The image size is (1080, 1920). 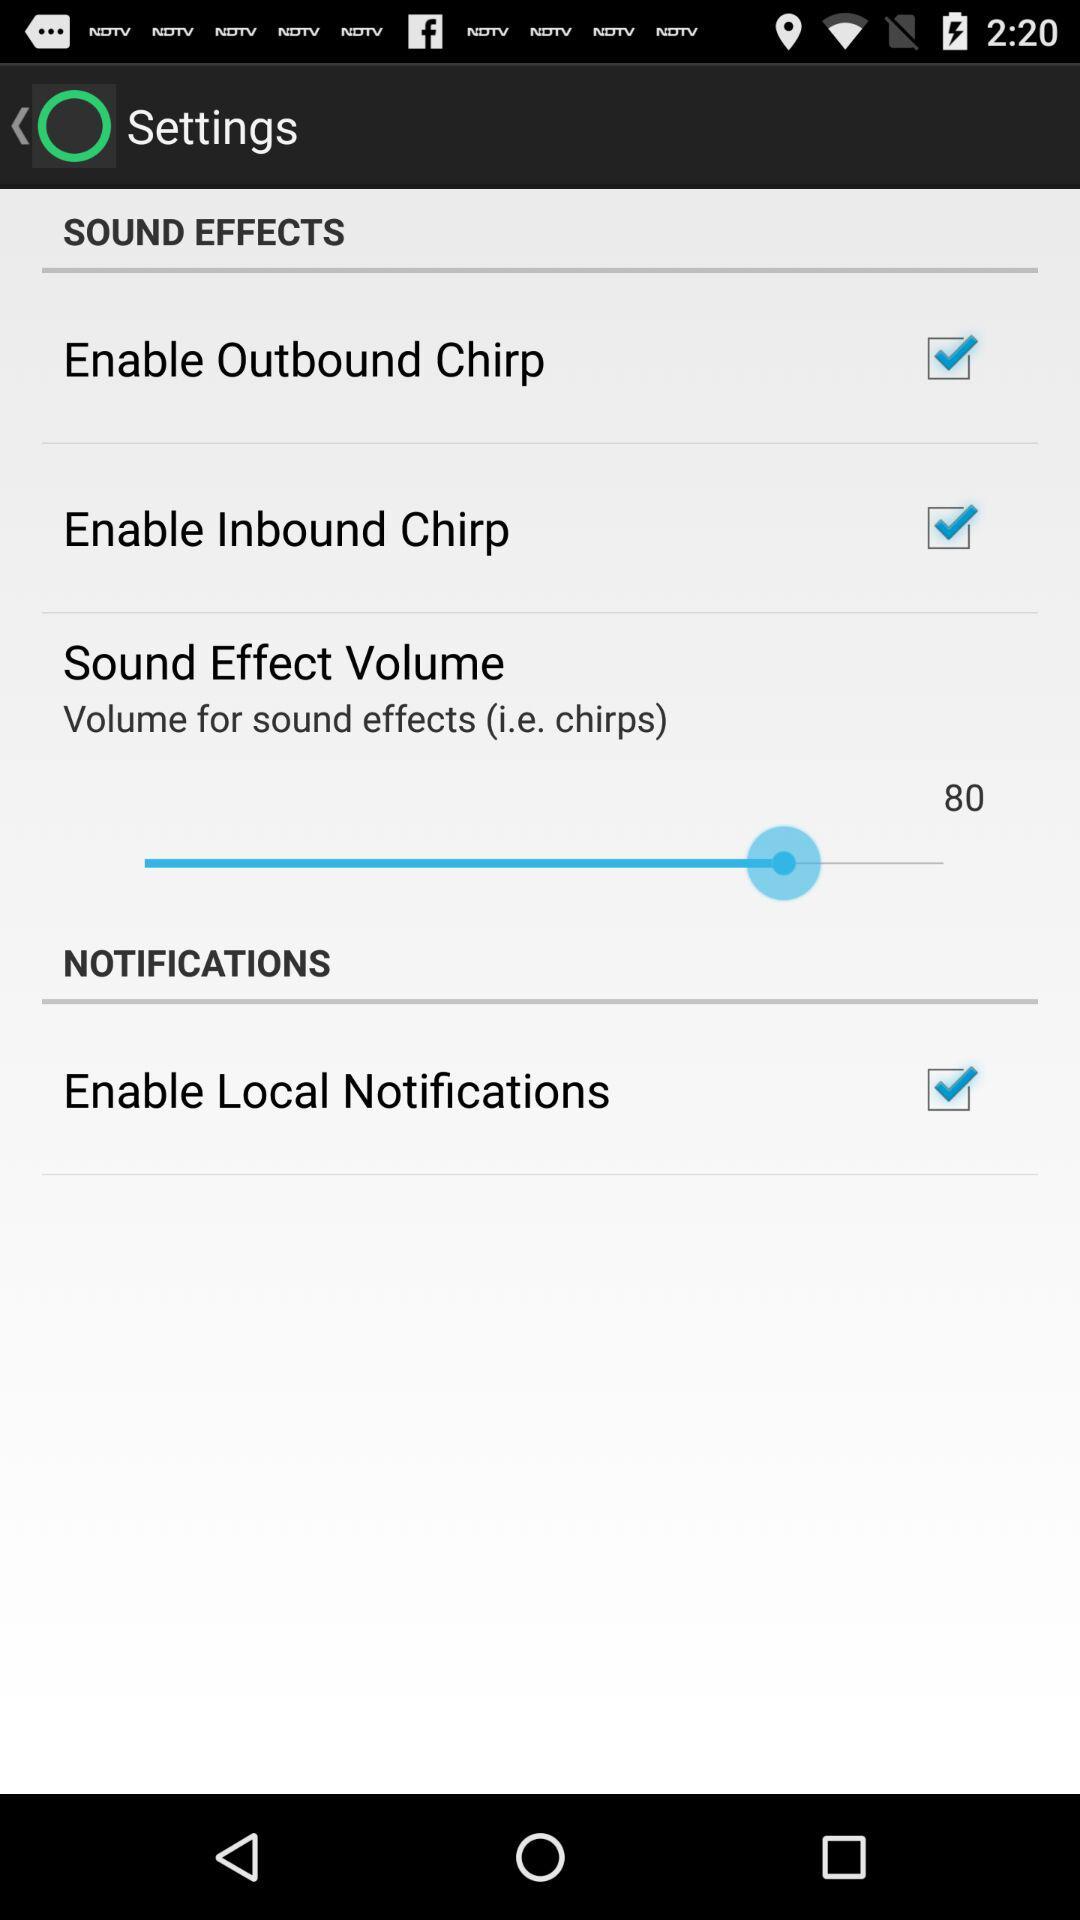 I want to click on 80, so click(x=963, y=795).